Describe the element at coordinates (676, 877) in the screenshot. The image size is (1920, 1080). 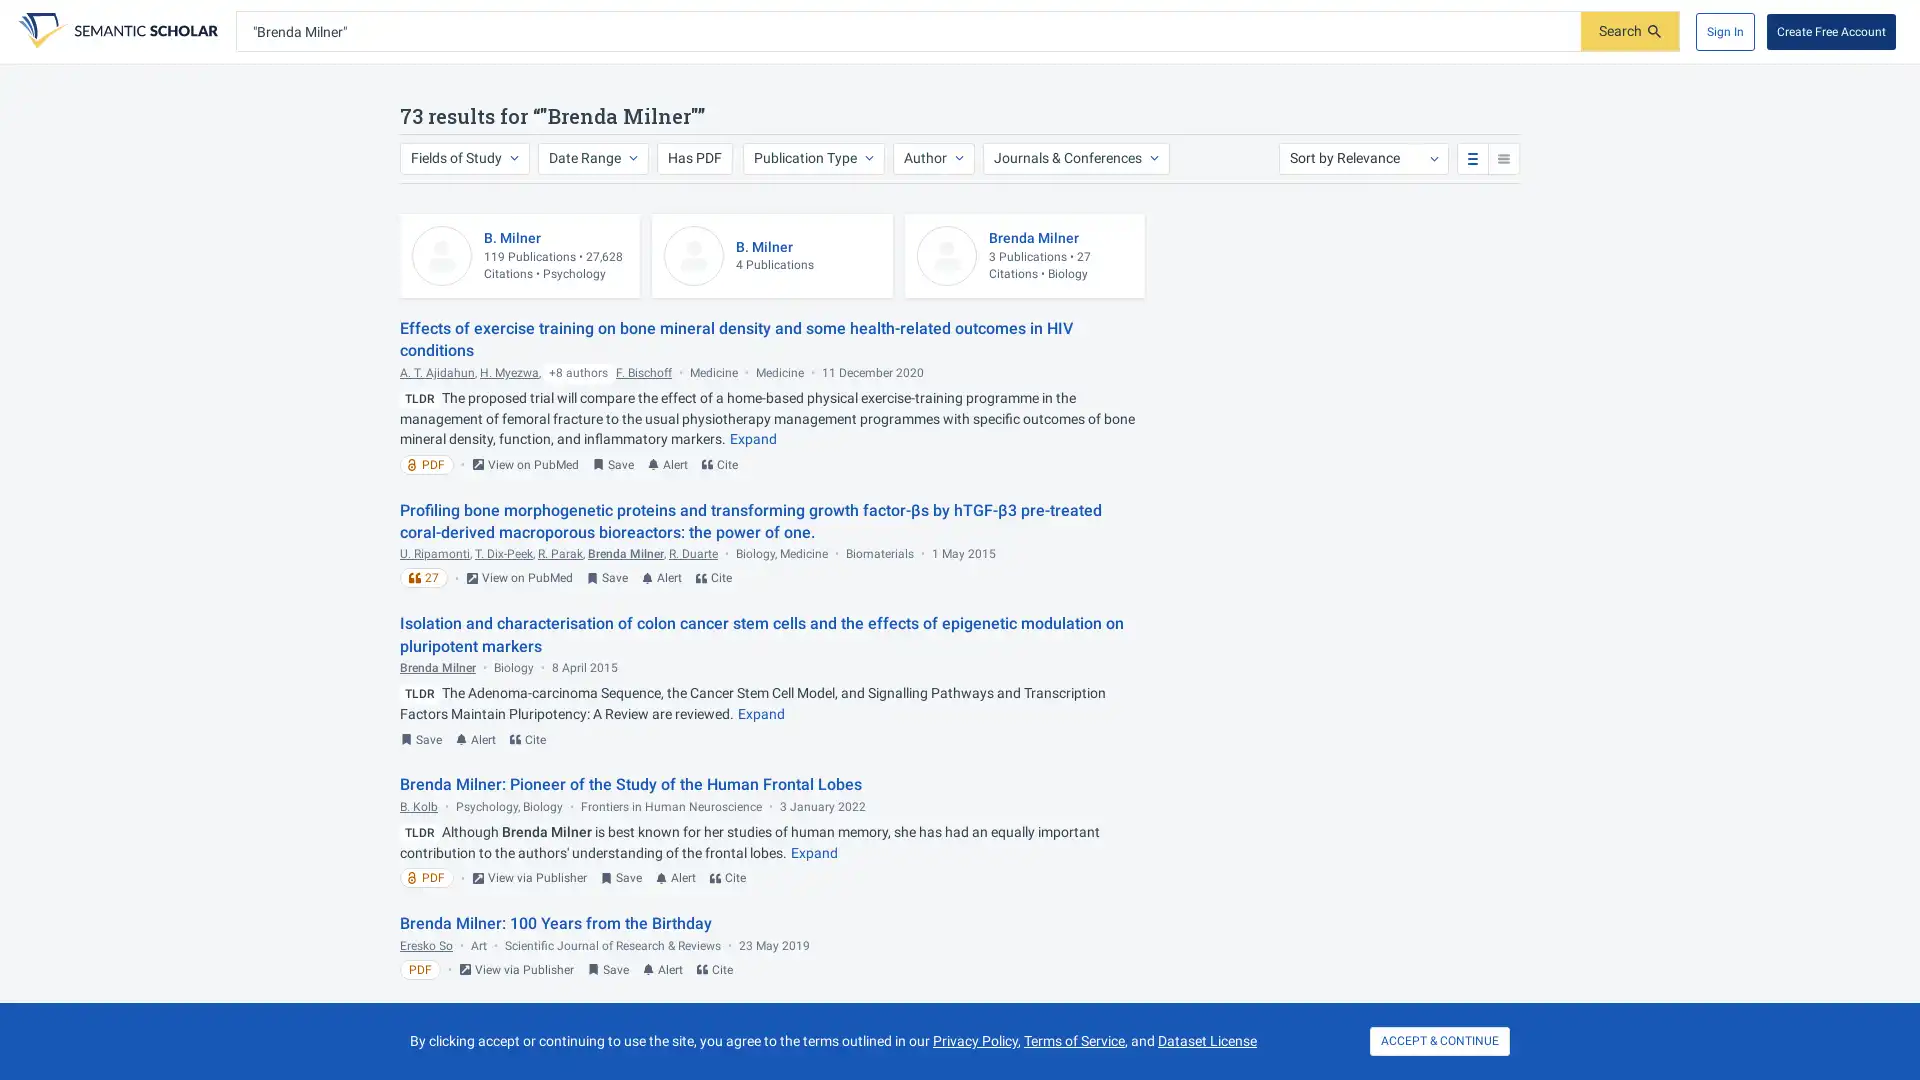
I see `Turn on email alert for this paper` at that location.